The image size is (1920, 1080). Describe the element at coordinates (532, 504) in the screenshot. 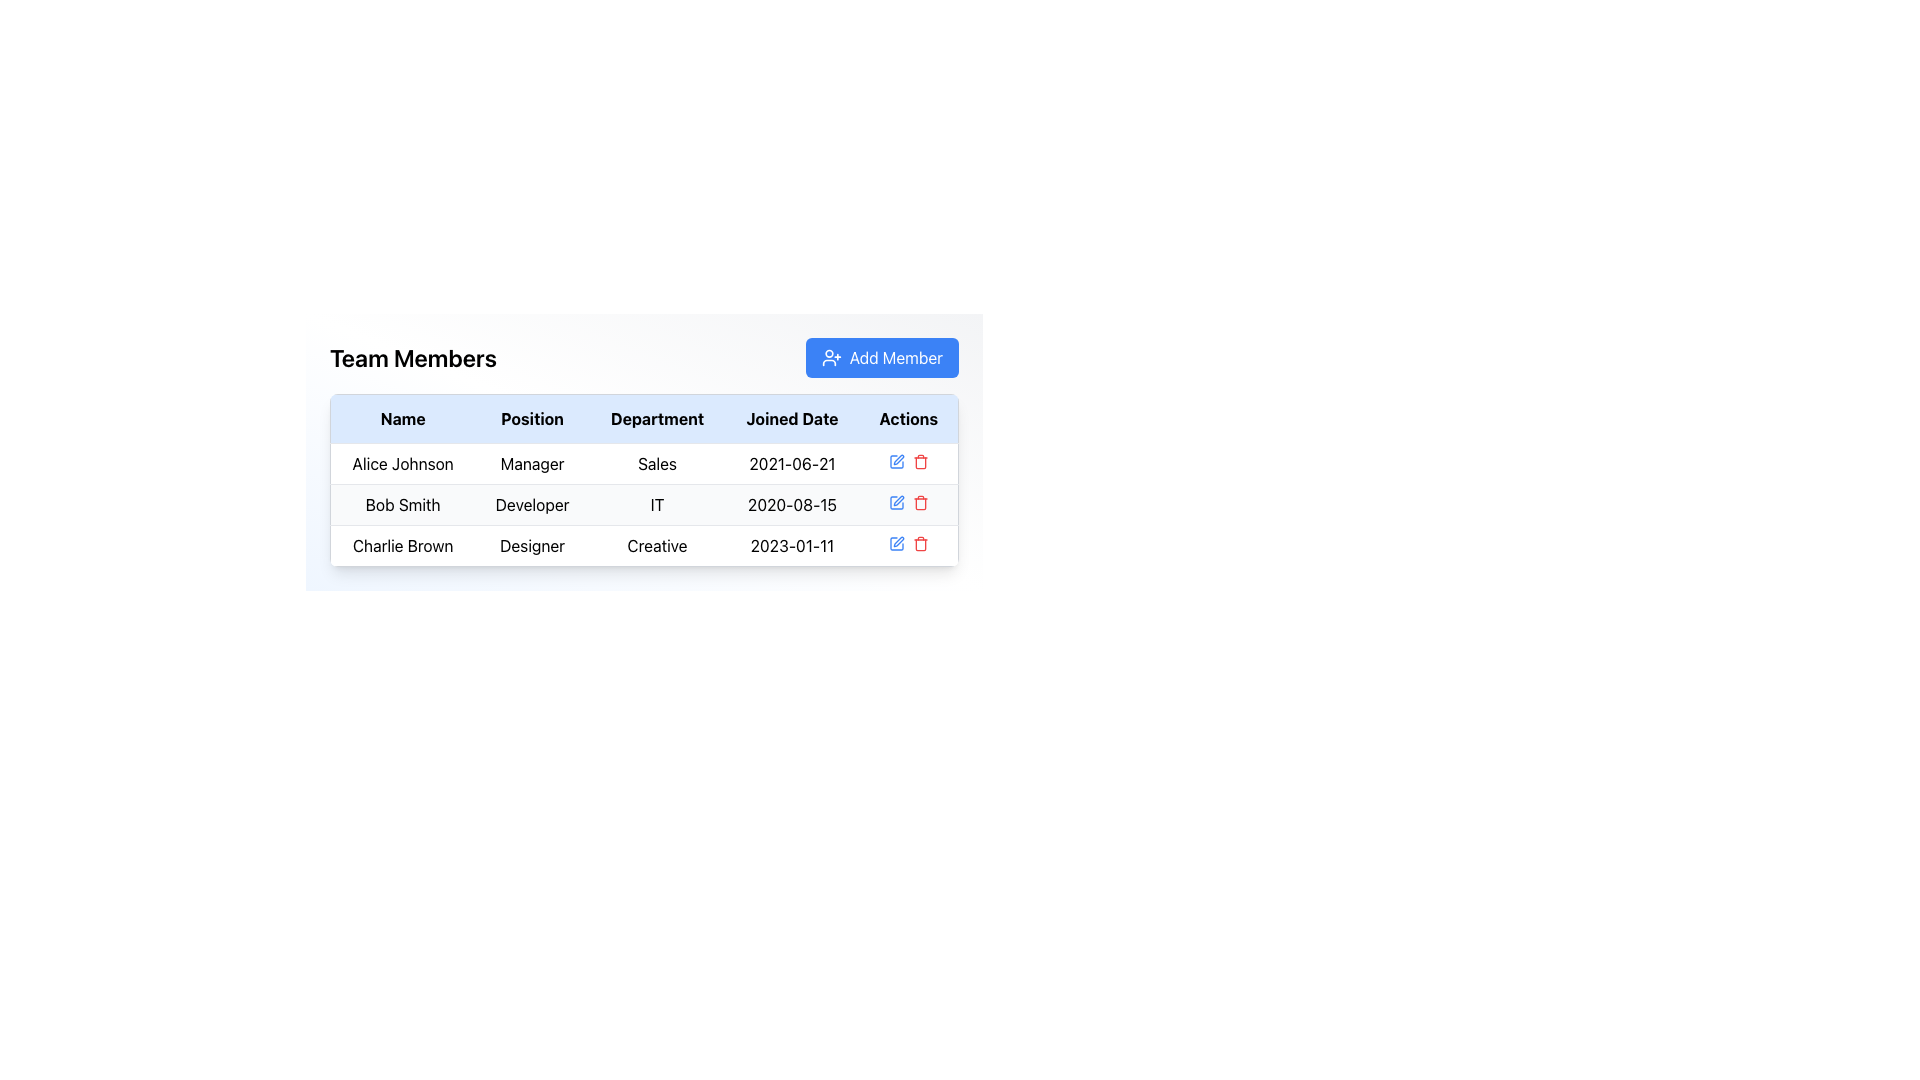

I see `the text label representing the job title of 'Bob Smith' in the second row of the table under the 'Position' column` at that location.